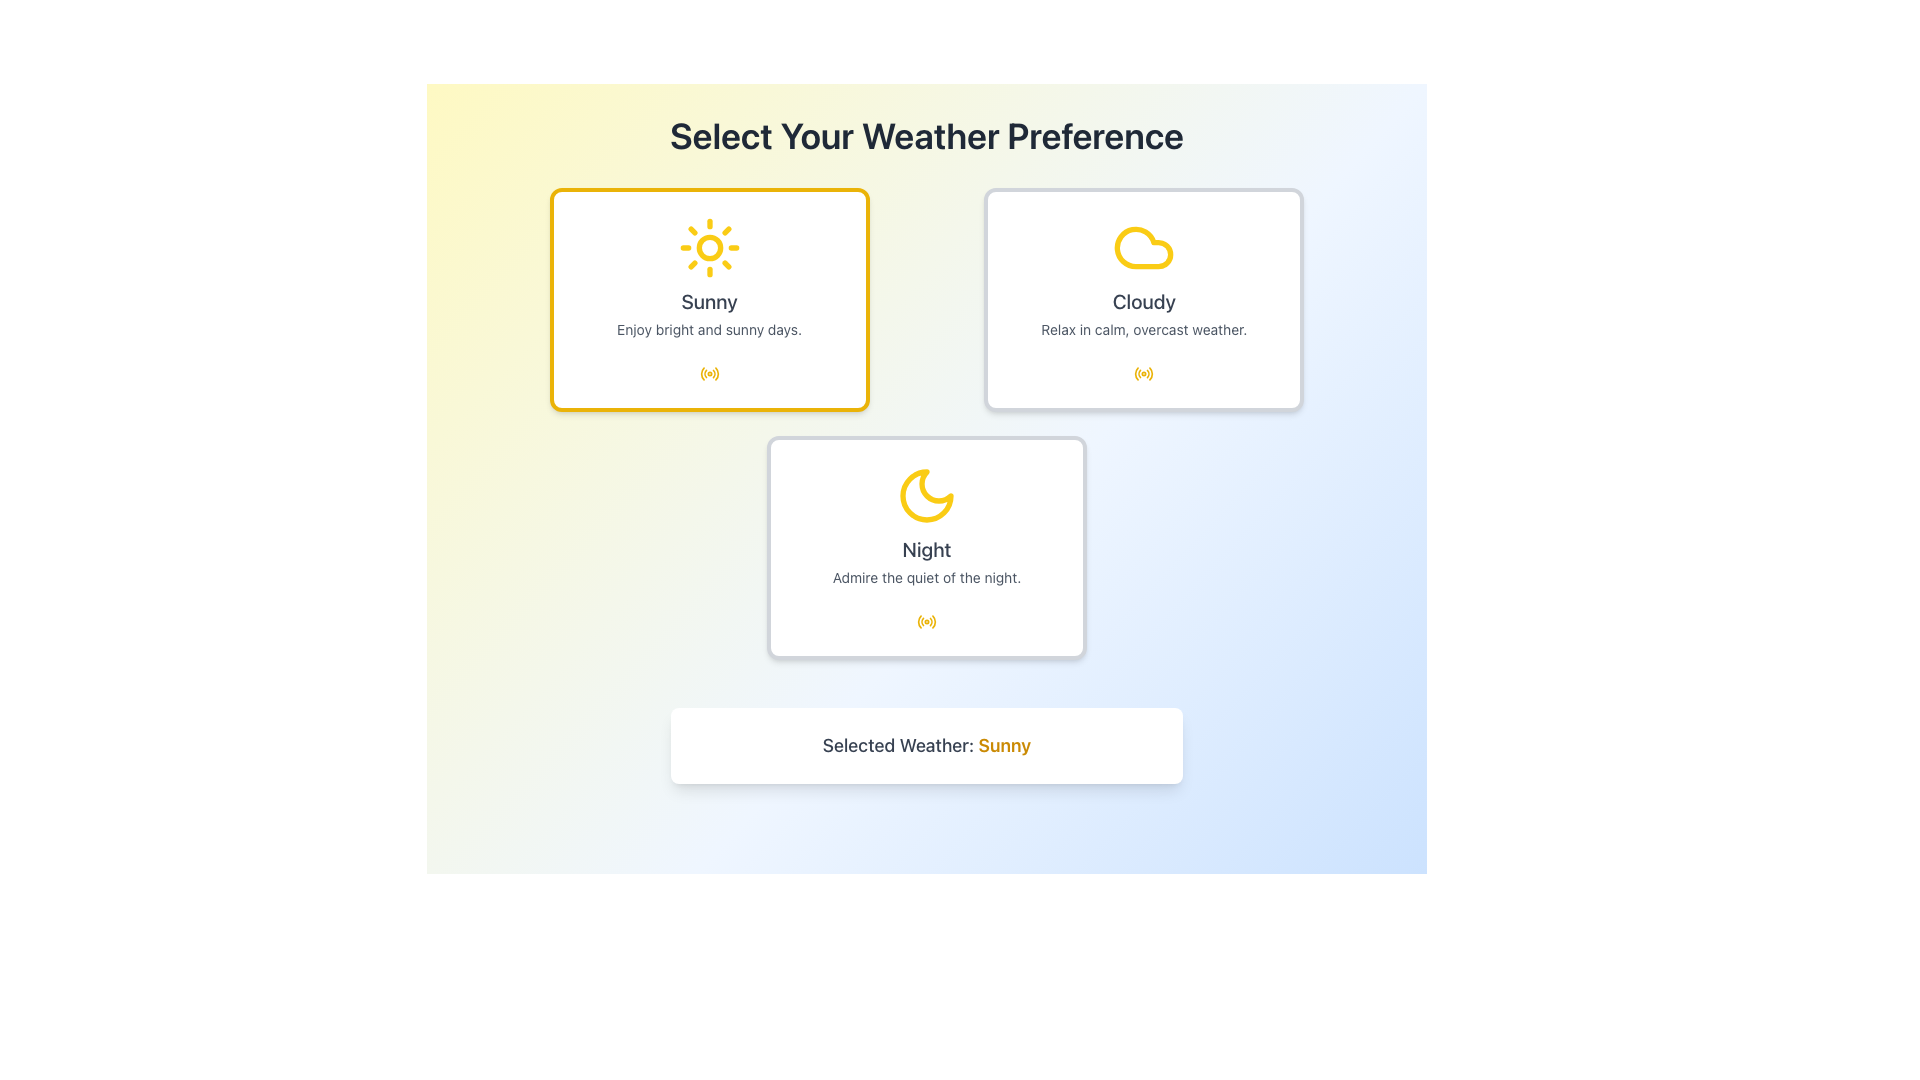 This screenshot has height=1080, width=1920. Describe the element at coordinates (709, 301) in the screenshot. I see `the Text Label that describes the weather condition as 'Sunny', which is positioned below the sun icon and above the text 'Enjoy bright and sunny days.'` at that location.